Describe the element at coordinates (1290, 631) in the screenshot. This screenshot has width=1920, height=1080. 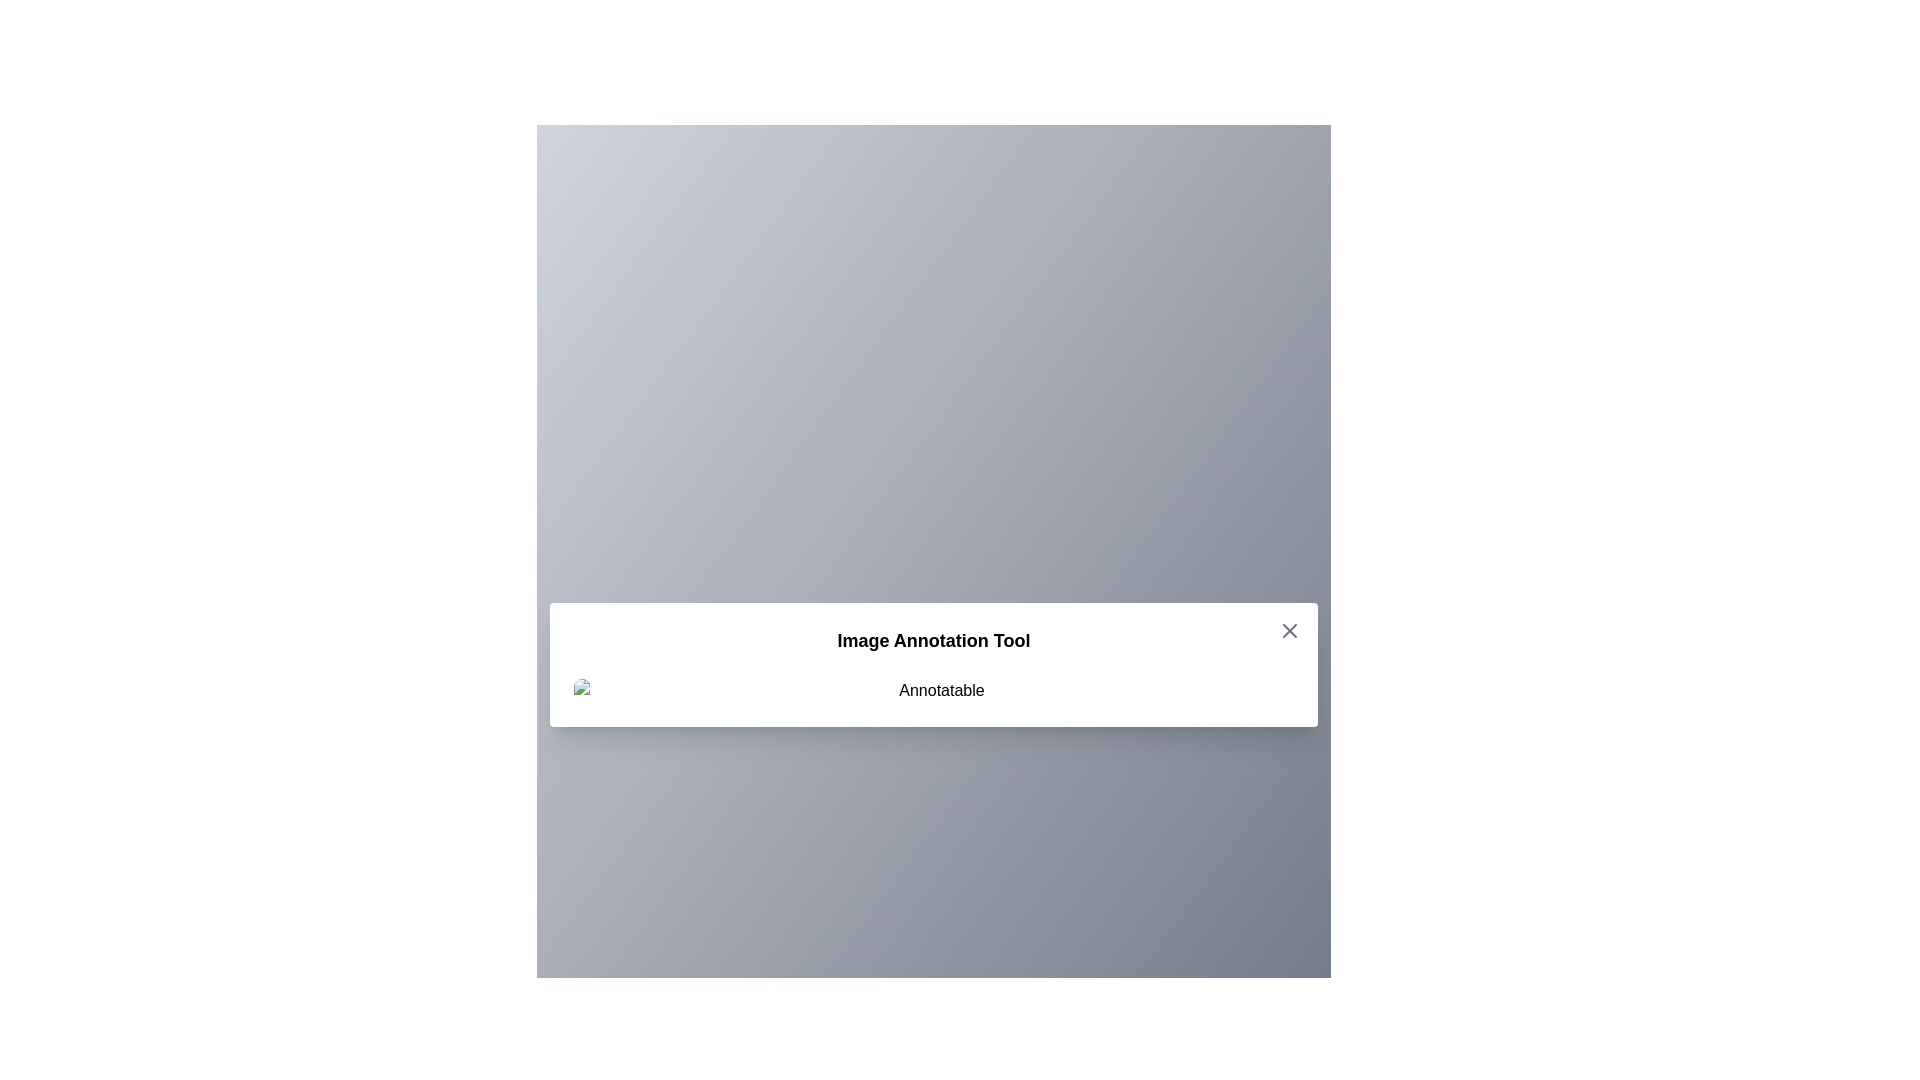
I see `'X' button to close the dialog` at that location.